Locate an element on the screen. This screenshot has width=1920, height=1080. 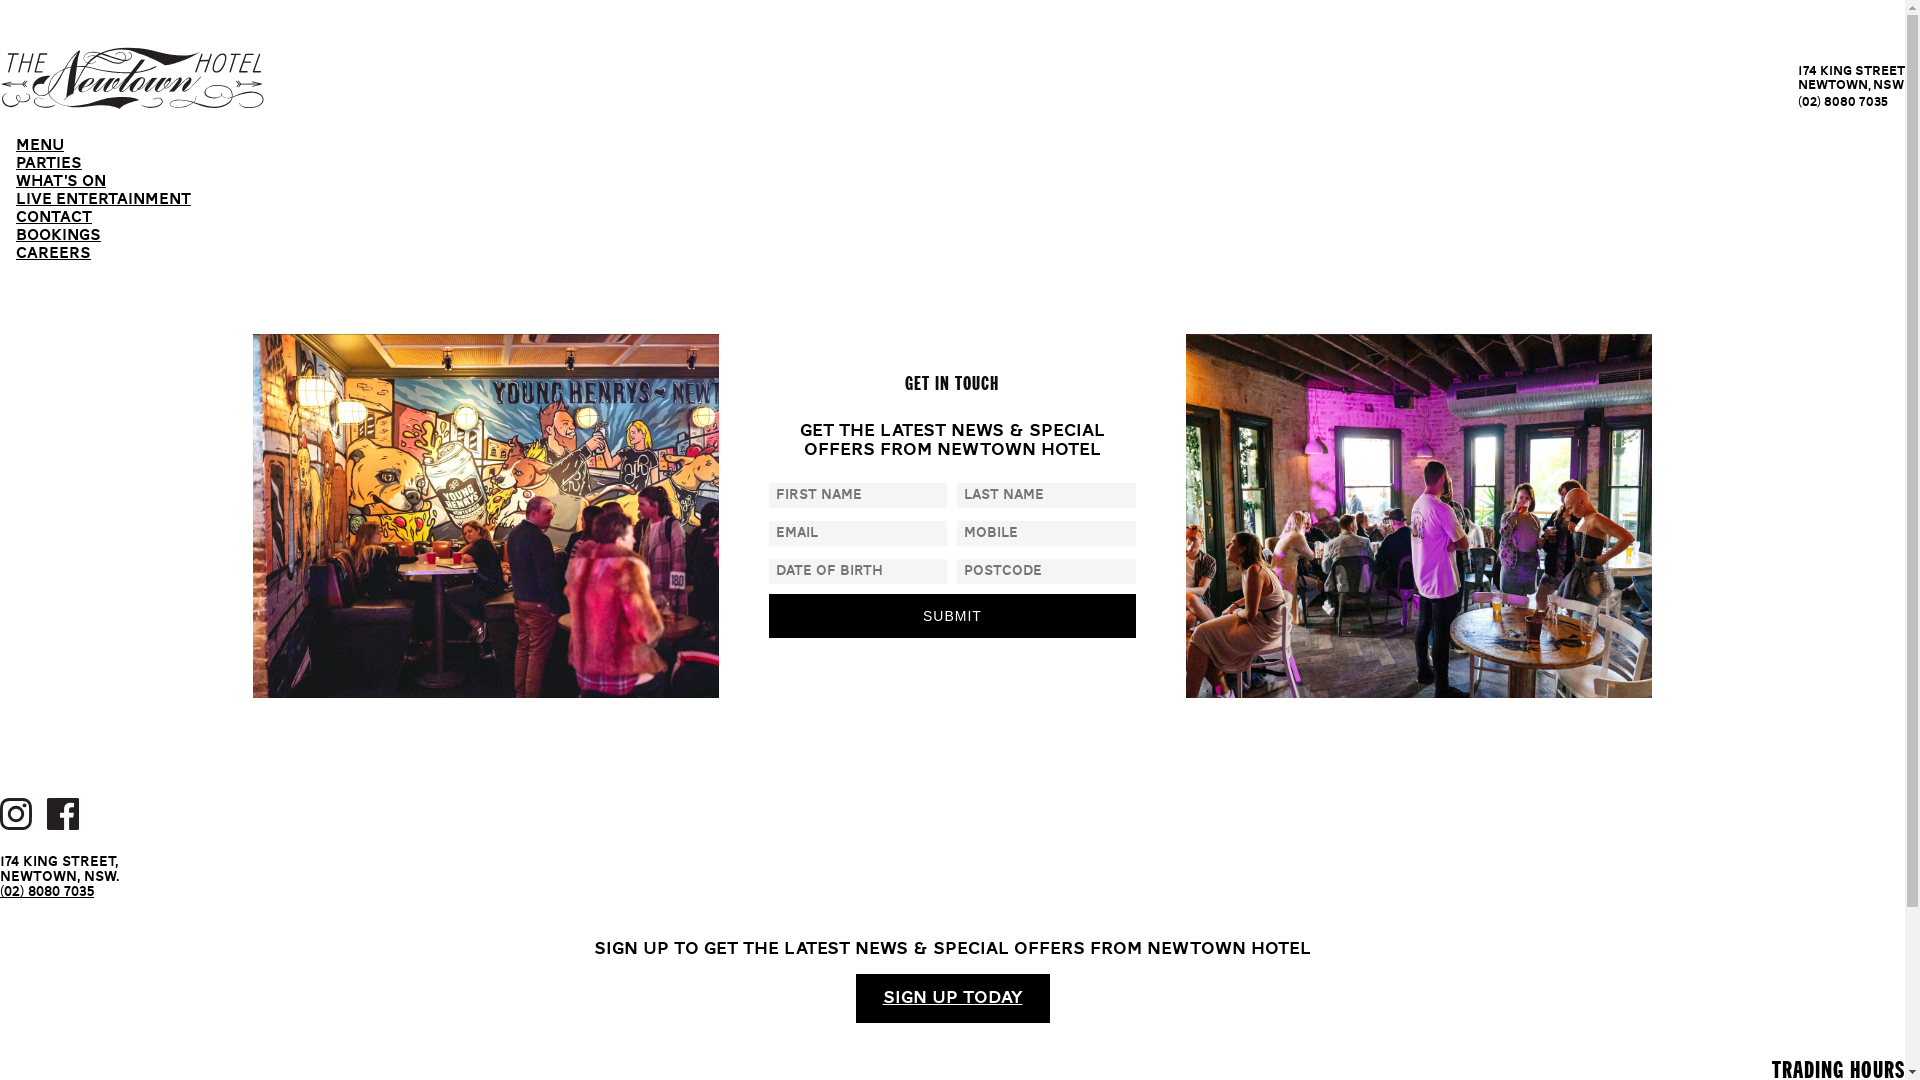
'Submit' is located at coordinates (951, 615).